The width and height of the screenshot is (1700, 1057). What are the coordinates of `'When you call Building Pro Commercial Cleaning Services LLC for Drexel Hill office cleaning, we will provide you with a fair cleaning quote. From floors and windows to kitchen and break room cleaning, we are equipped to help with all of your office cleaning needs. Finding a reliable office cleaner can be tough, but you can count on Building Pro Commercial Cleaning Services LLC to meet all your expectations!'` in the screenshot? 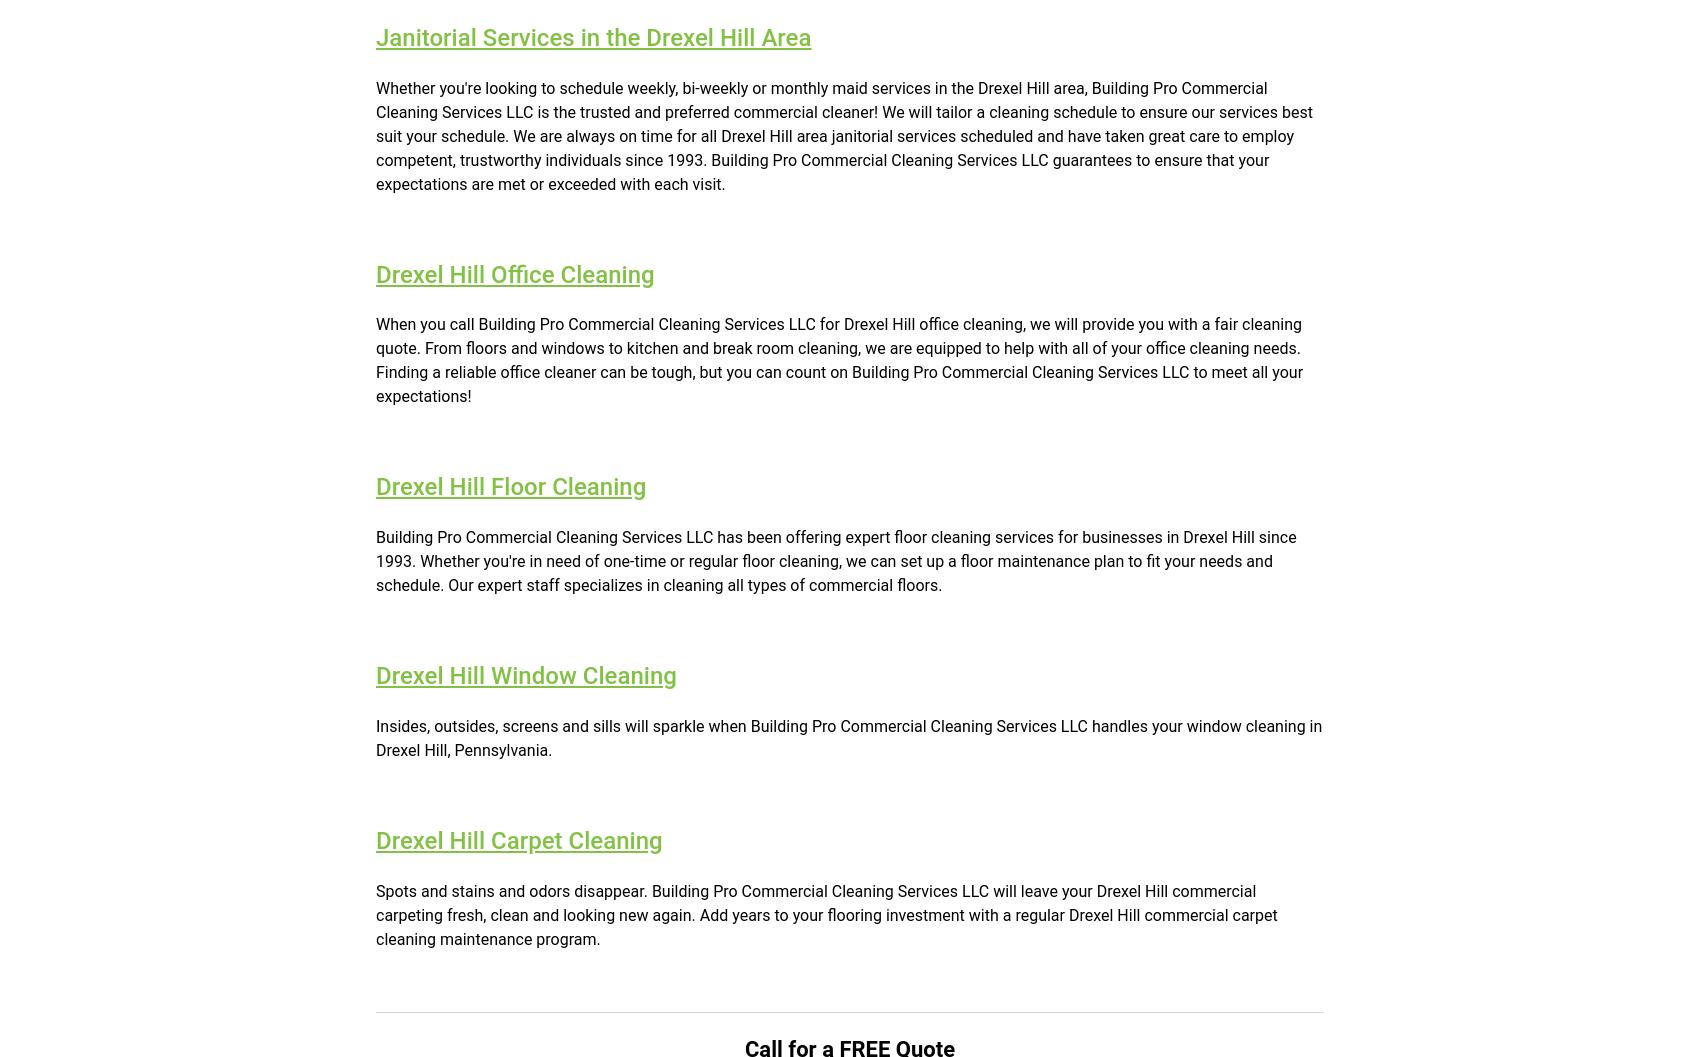 It's located at (838, 360).